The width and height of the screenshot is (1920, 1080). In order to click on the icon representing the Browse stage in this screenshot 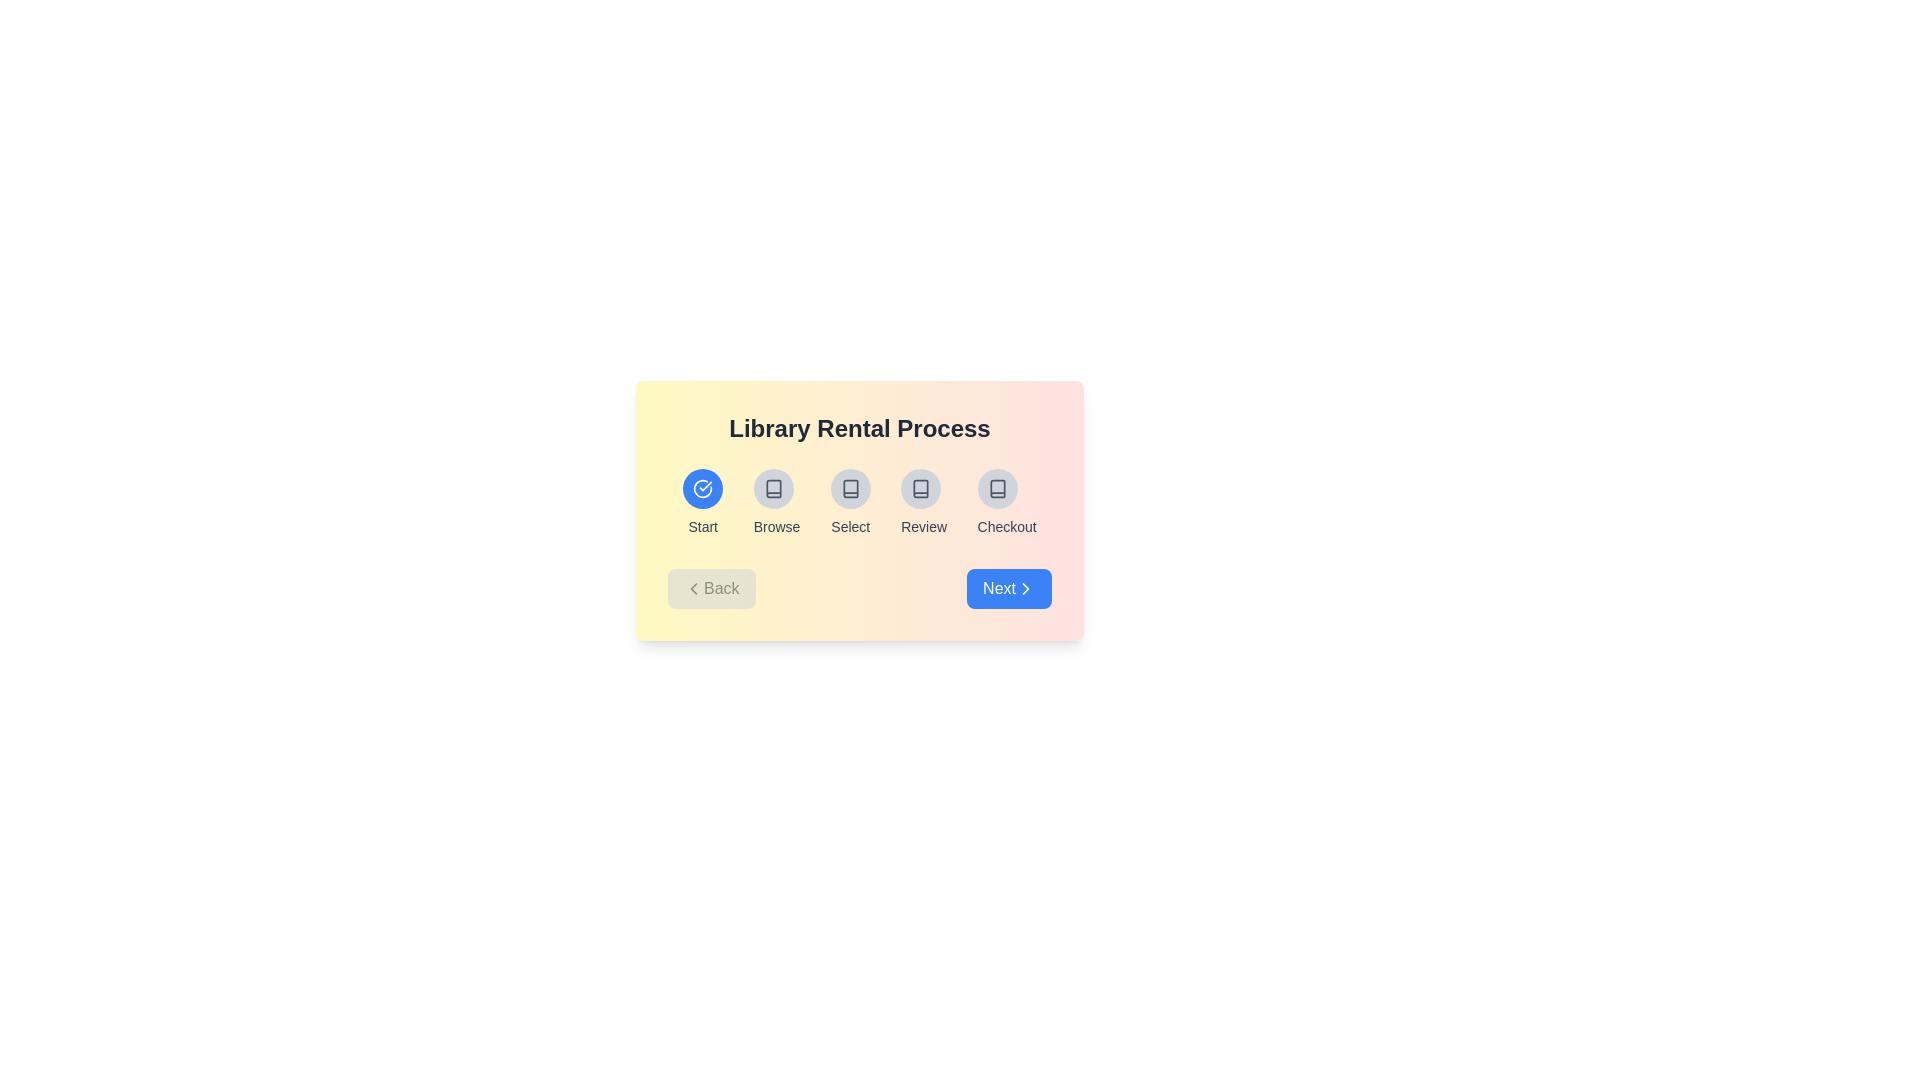, I will do `click(772, 489)`.